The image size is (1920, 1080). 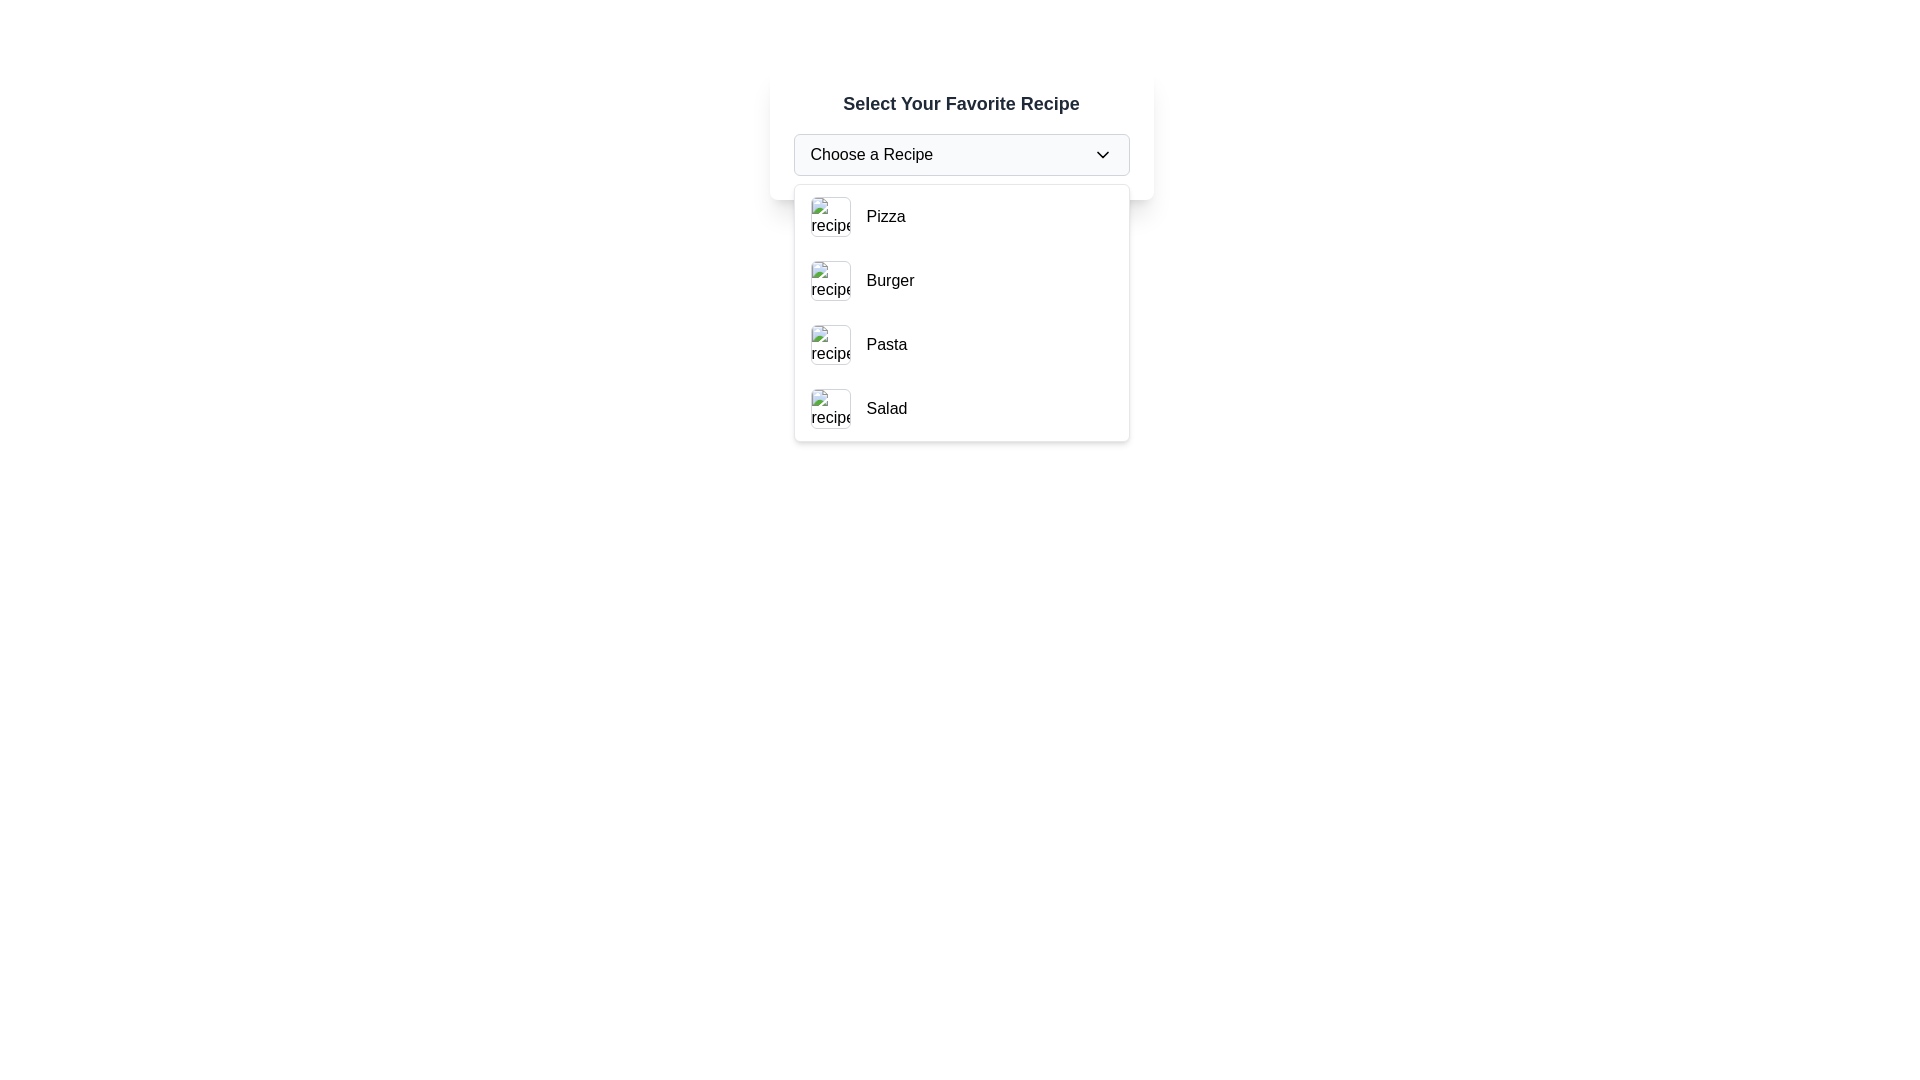 I want to click on the image icon with a circular border and gray border labeled 'recipe' that is positioned within the dropdown menu under 'Choose a Recipe' associated with 'Pizza', so click(x=830, y=216).